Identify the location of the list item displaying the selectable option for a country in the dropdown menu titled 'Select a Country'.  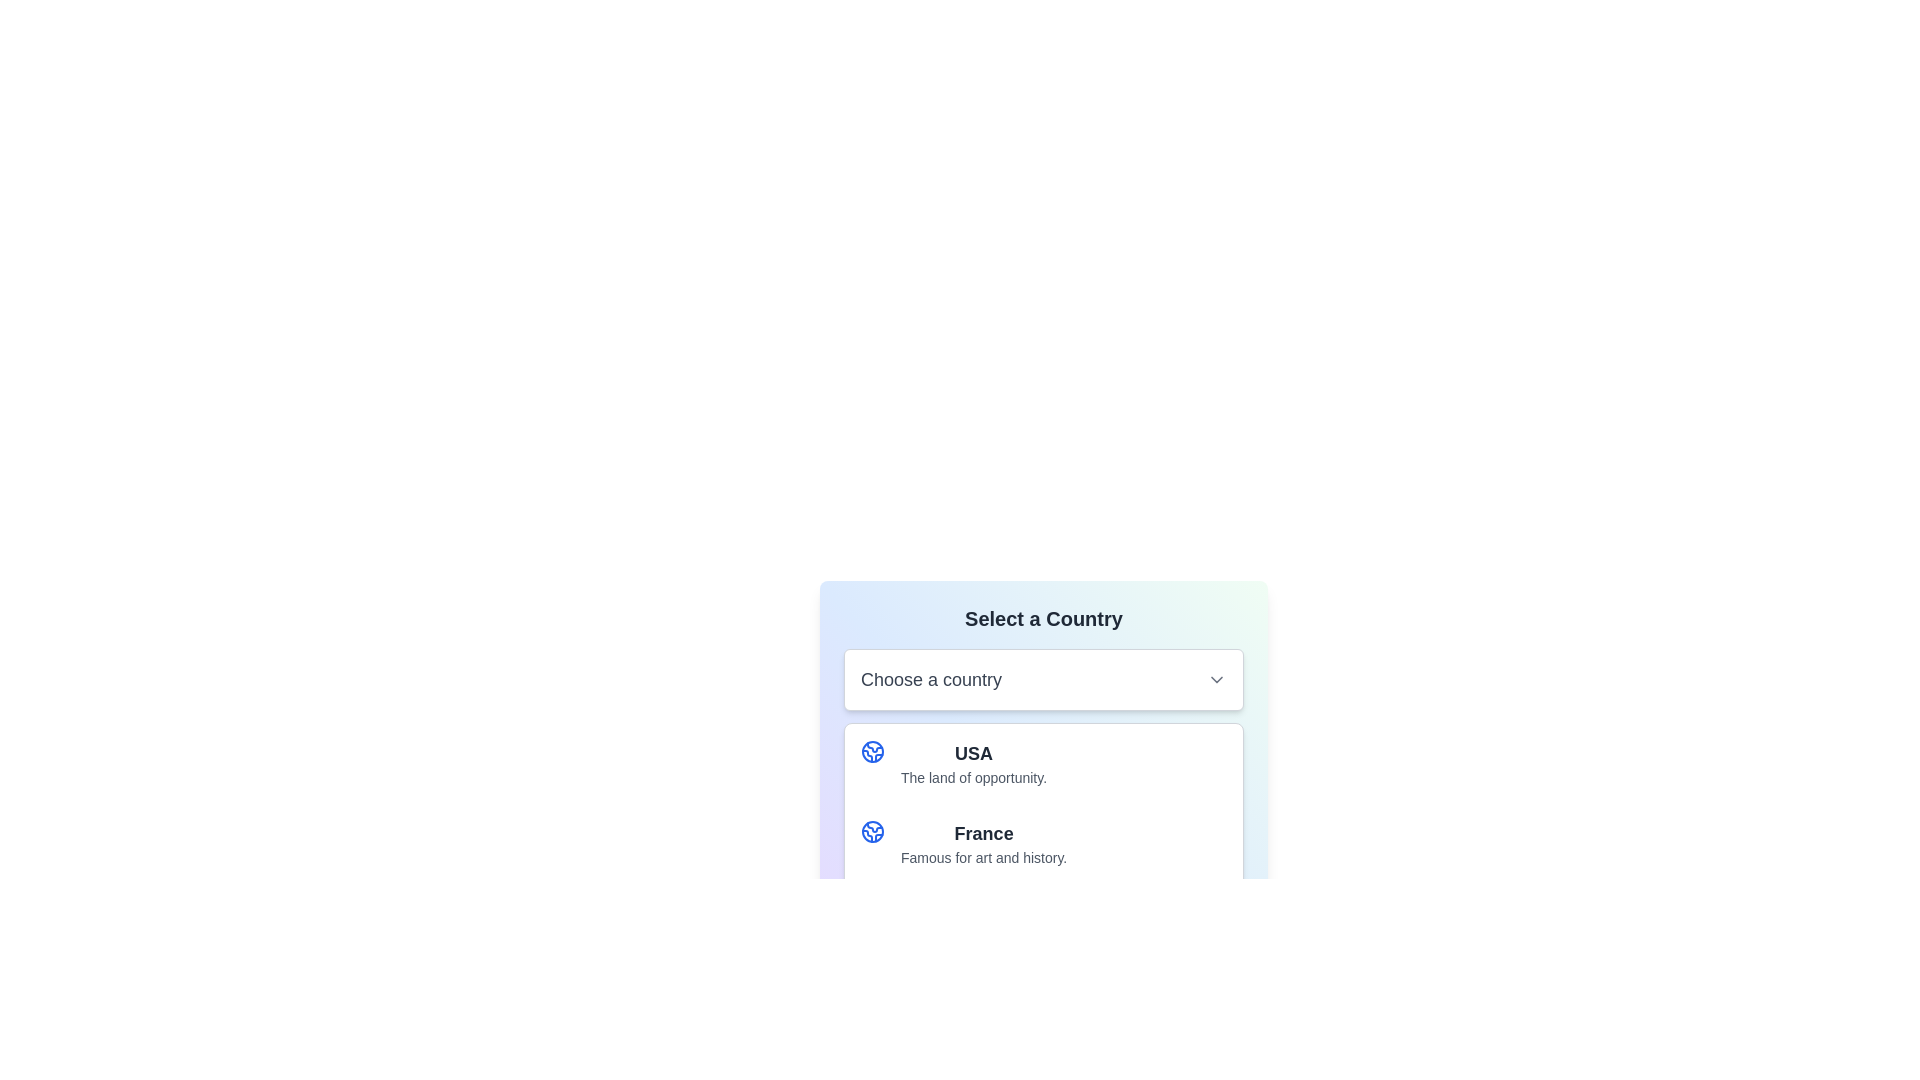
(983, 844).